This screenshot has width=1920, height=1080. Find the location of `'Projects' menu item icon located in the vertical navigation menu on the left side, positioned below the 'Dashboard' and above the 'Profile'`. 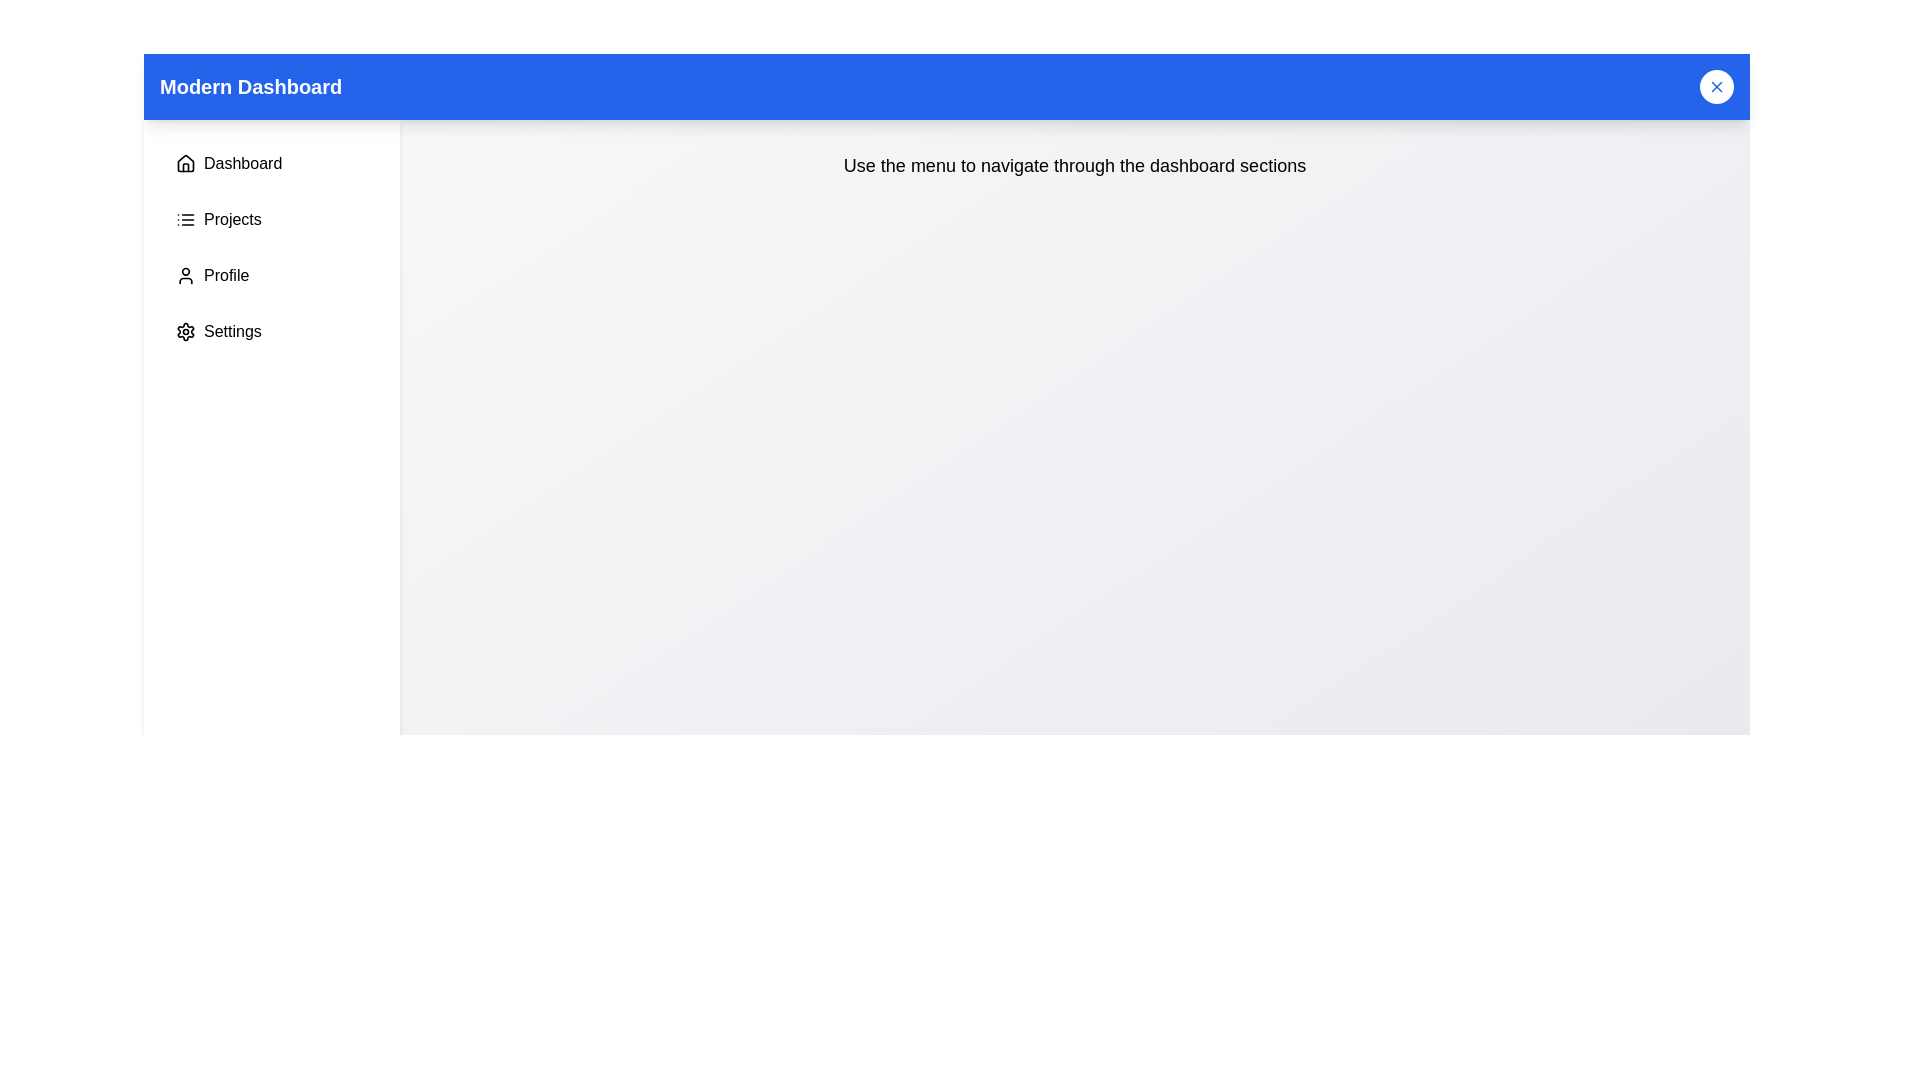

'Projects' menu item icon located in the vertical navigation menu on the left side, positioned below the 'Dashboard' and above the 'Profile' is located at coordinates (186, 219).